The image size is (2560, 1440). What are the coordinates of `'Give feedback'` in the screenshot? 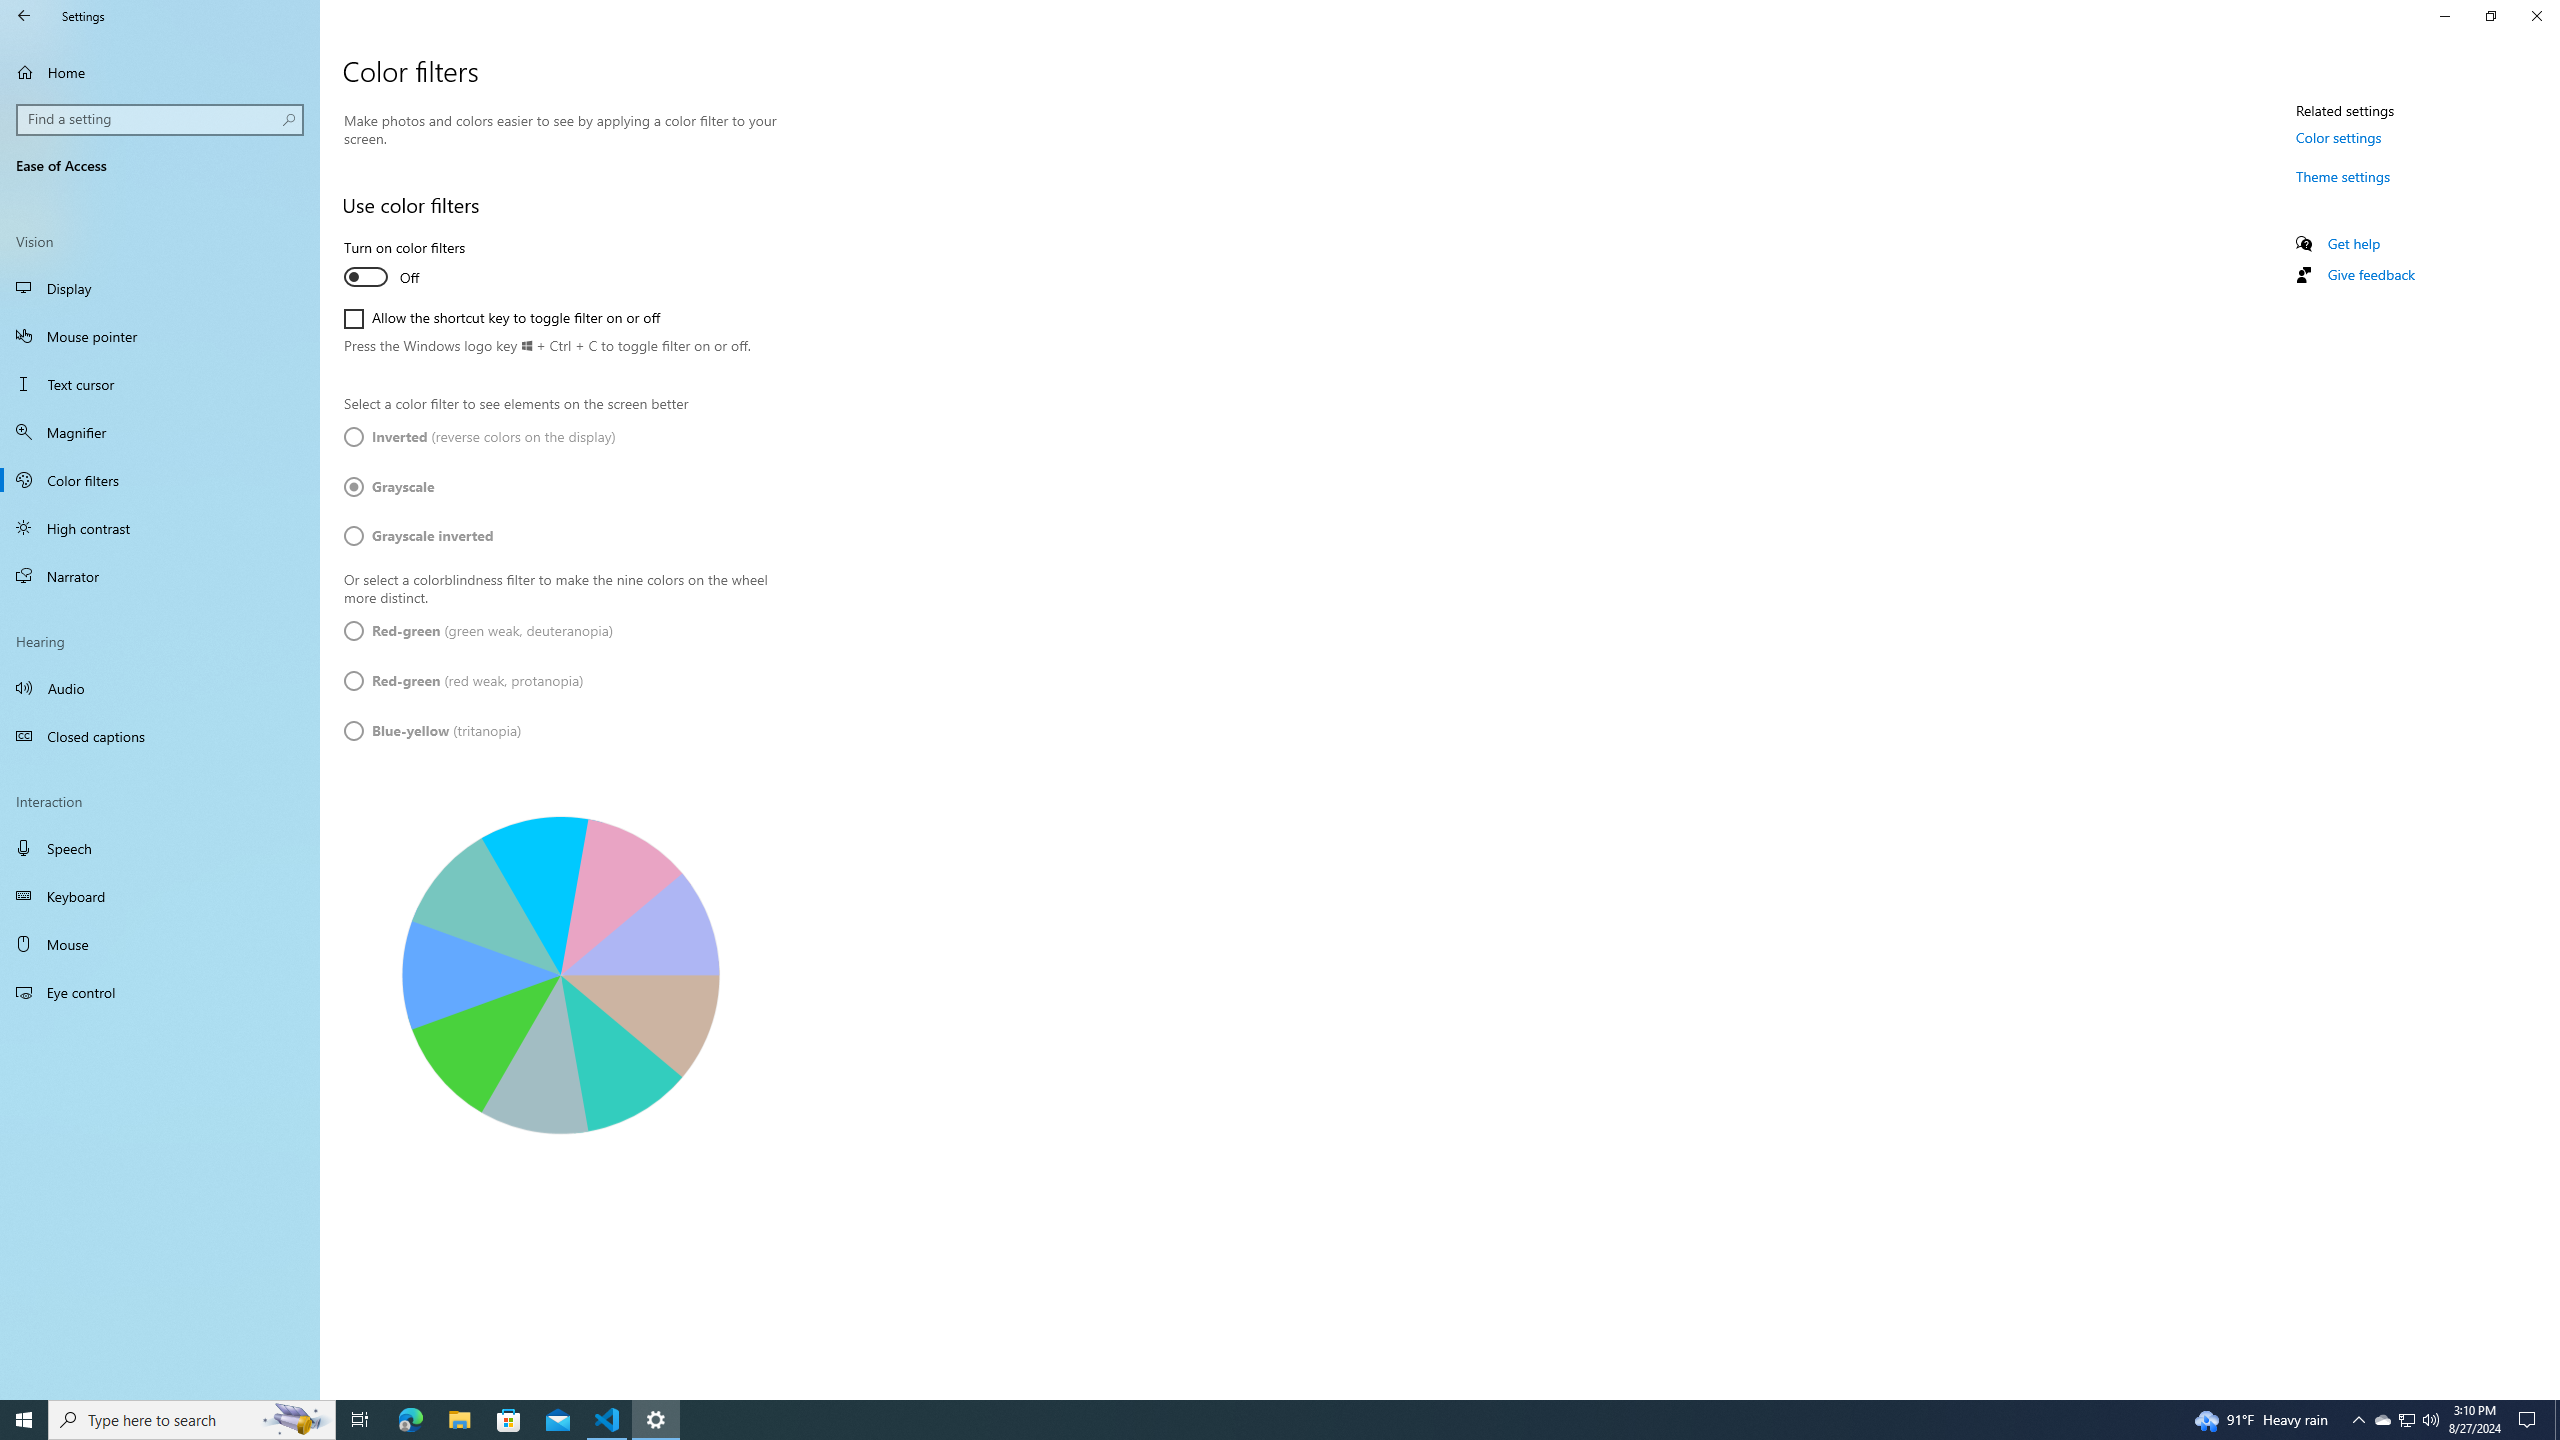 It's located at (2369, 273).